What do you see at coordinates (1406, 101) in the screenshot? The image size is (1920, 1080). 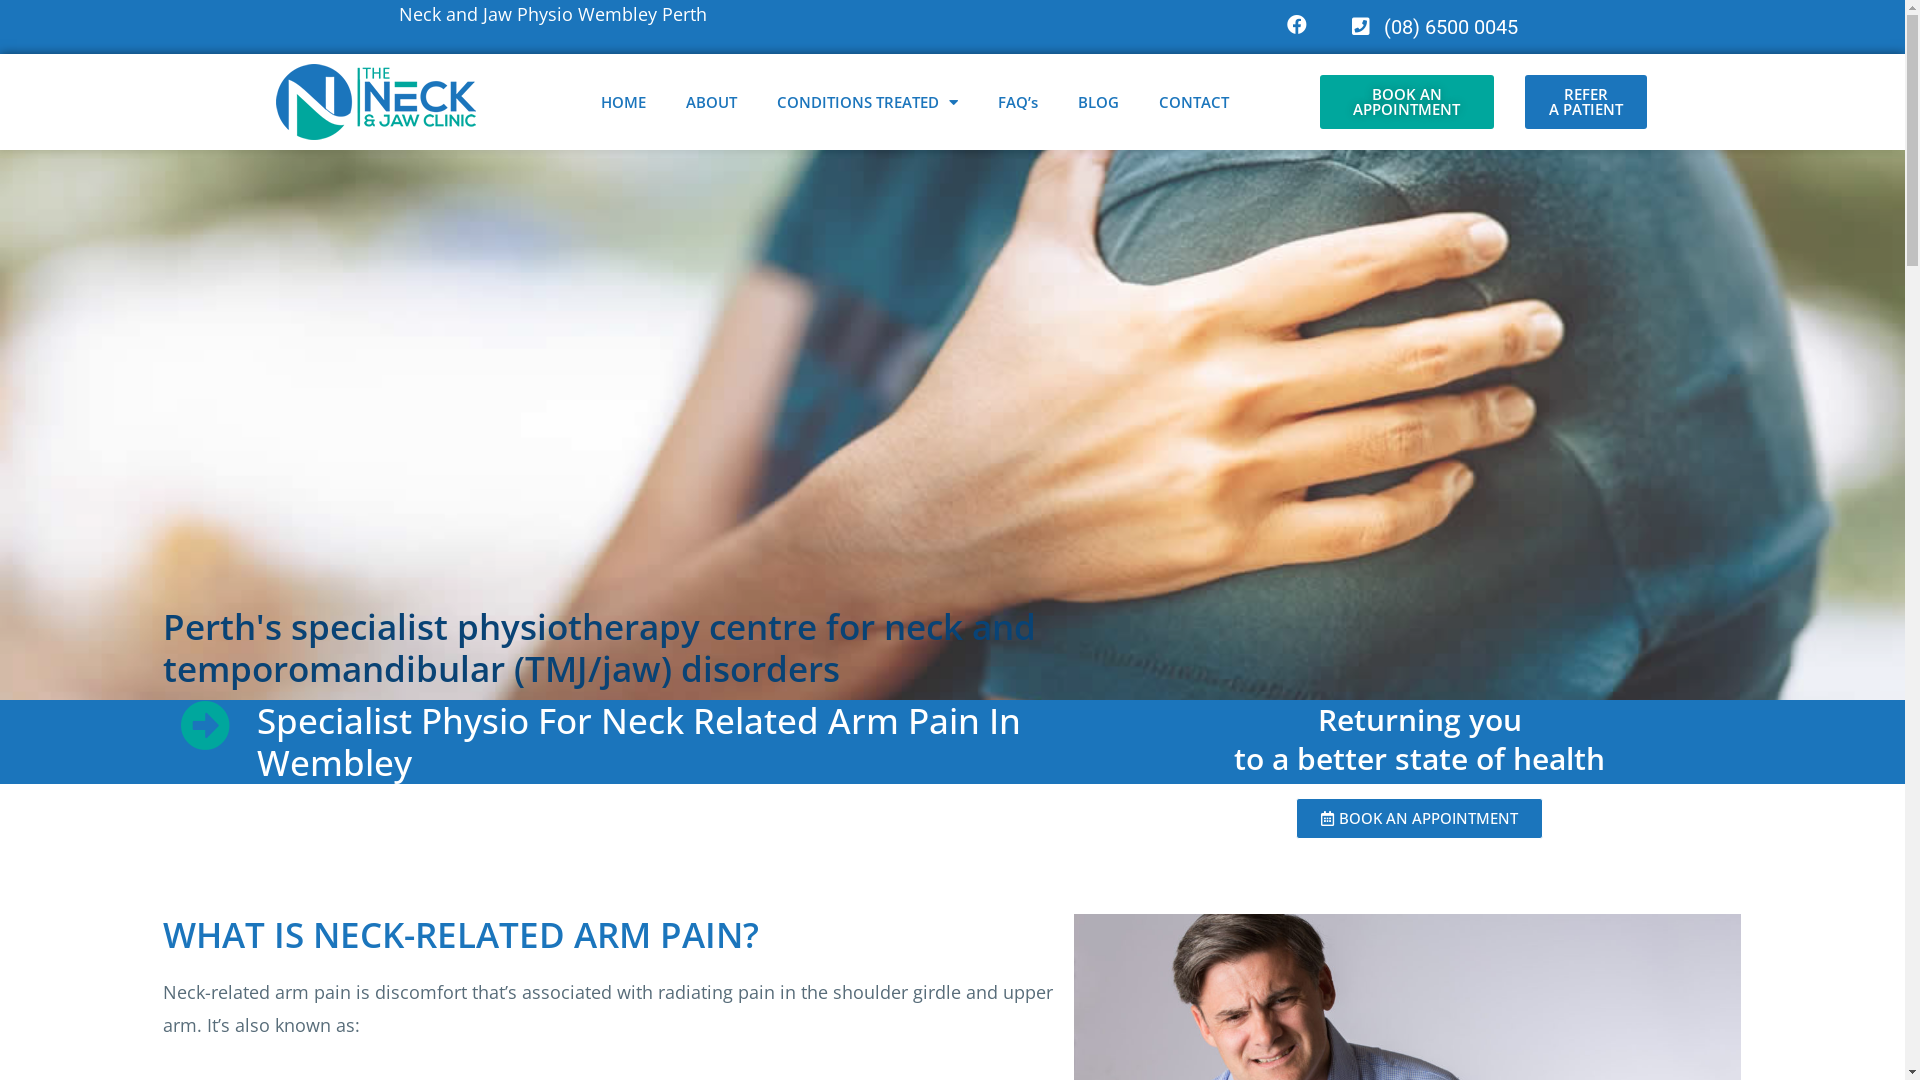 I see `'BOOK AN APPOINTMENT'` at bounding box center [1406, 101].